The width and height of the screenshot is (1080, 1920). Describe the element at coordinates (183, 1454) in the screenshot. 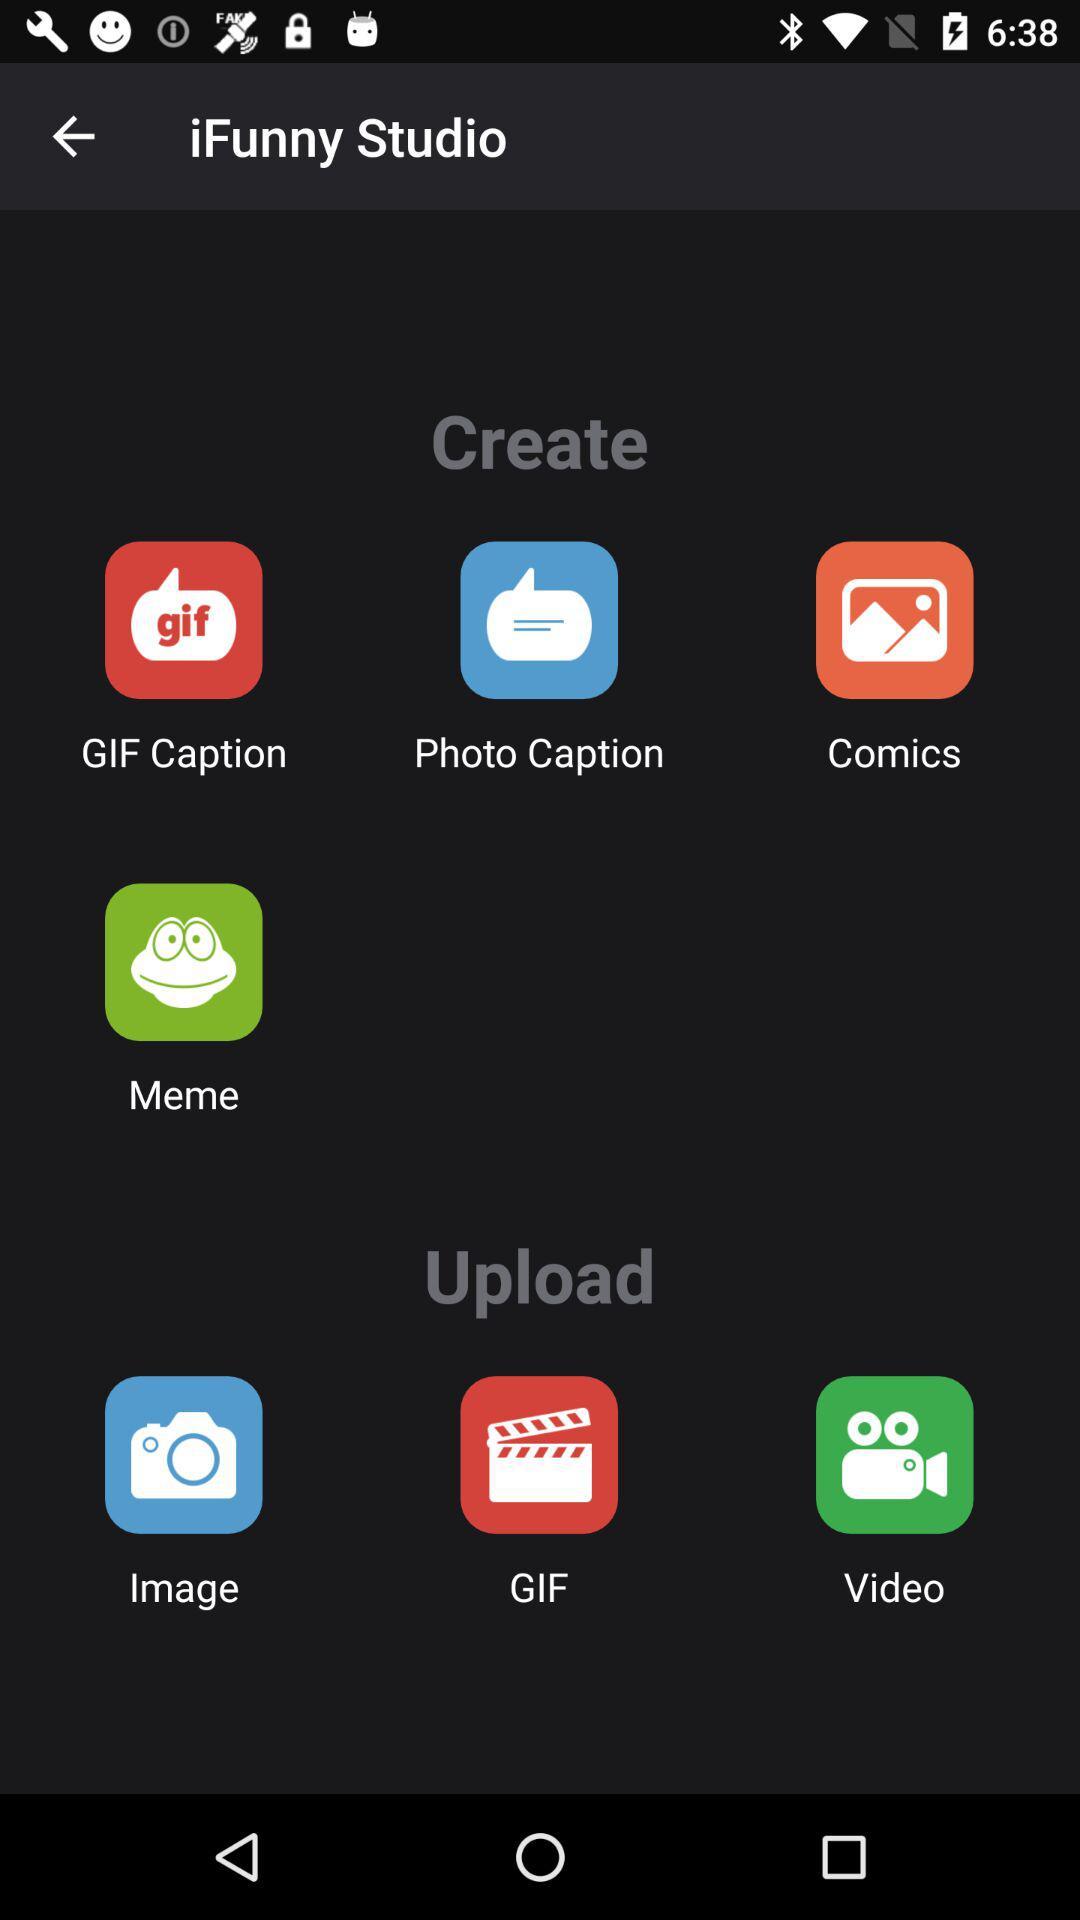

I see `the photo icon` at that location.